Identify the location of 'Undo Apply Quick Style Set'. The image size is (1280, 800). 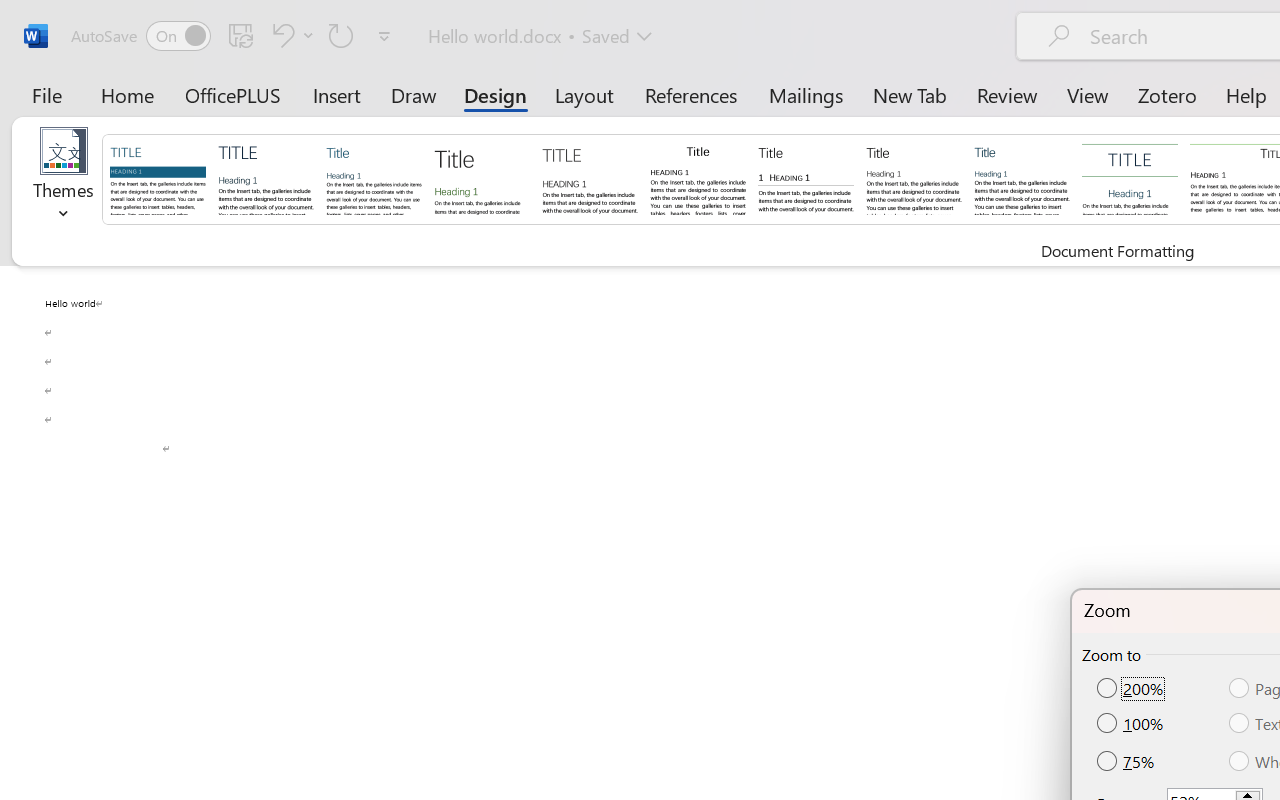
(289, 34).